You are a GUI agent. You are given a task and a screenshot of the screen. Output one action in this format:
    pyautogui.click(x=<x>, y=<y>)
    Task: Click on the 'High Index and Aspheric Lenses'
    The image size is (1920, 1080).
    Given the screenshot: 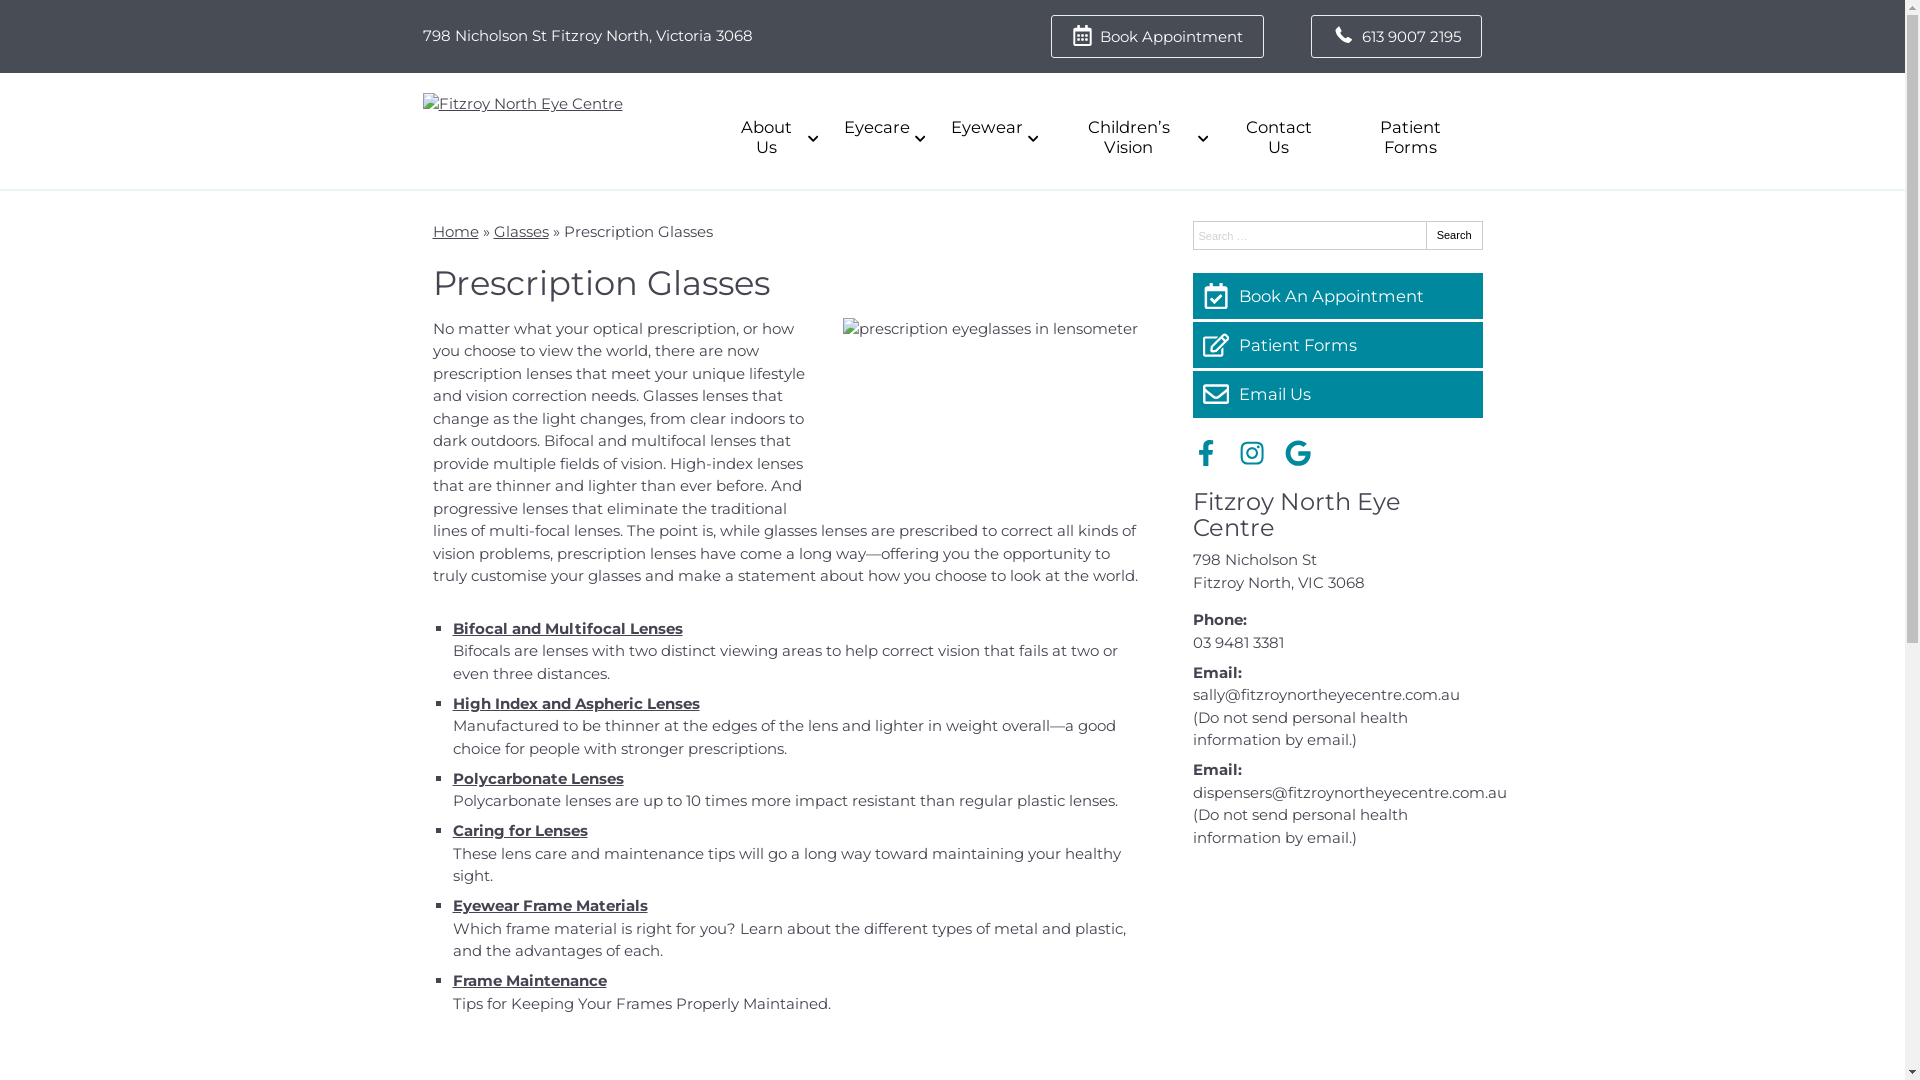 What is the action you would take?
    pyautogui.click(x=574, y=702)
    